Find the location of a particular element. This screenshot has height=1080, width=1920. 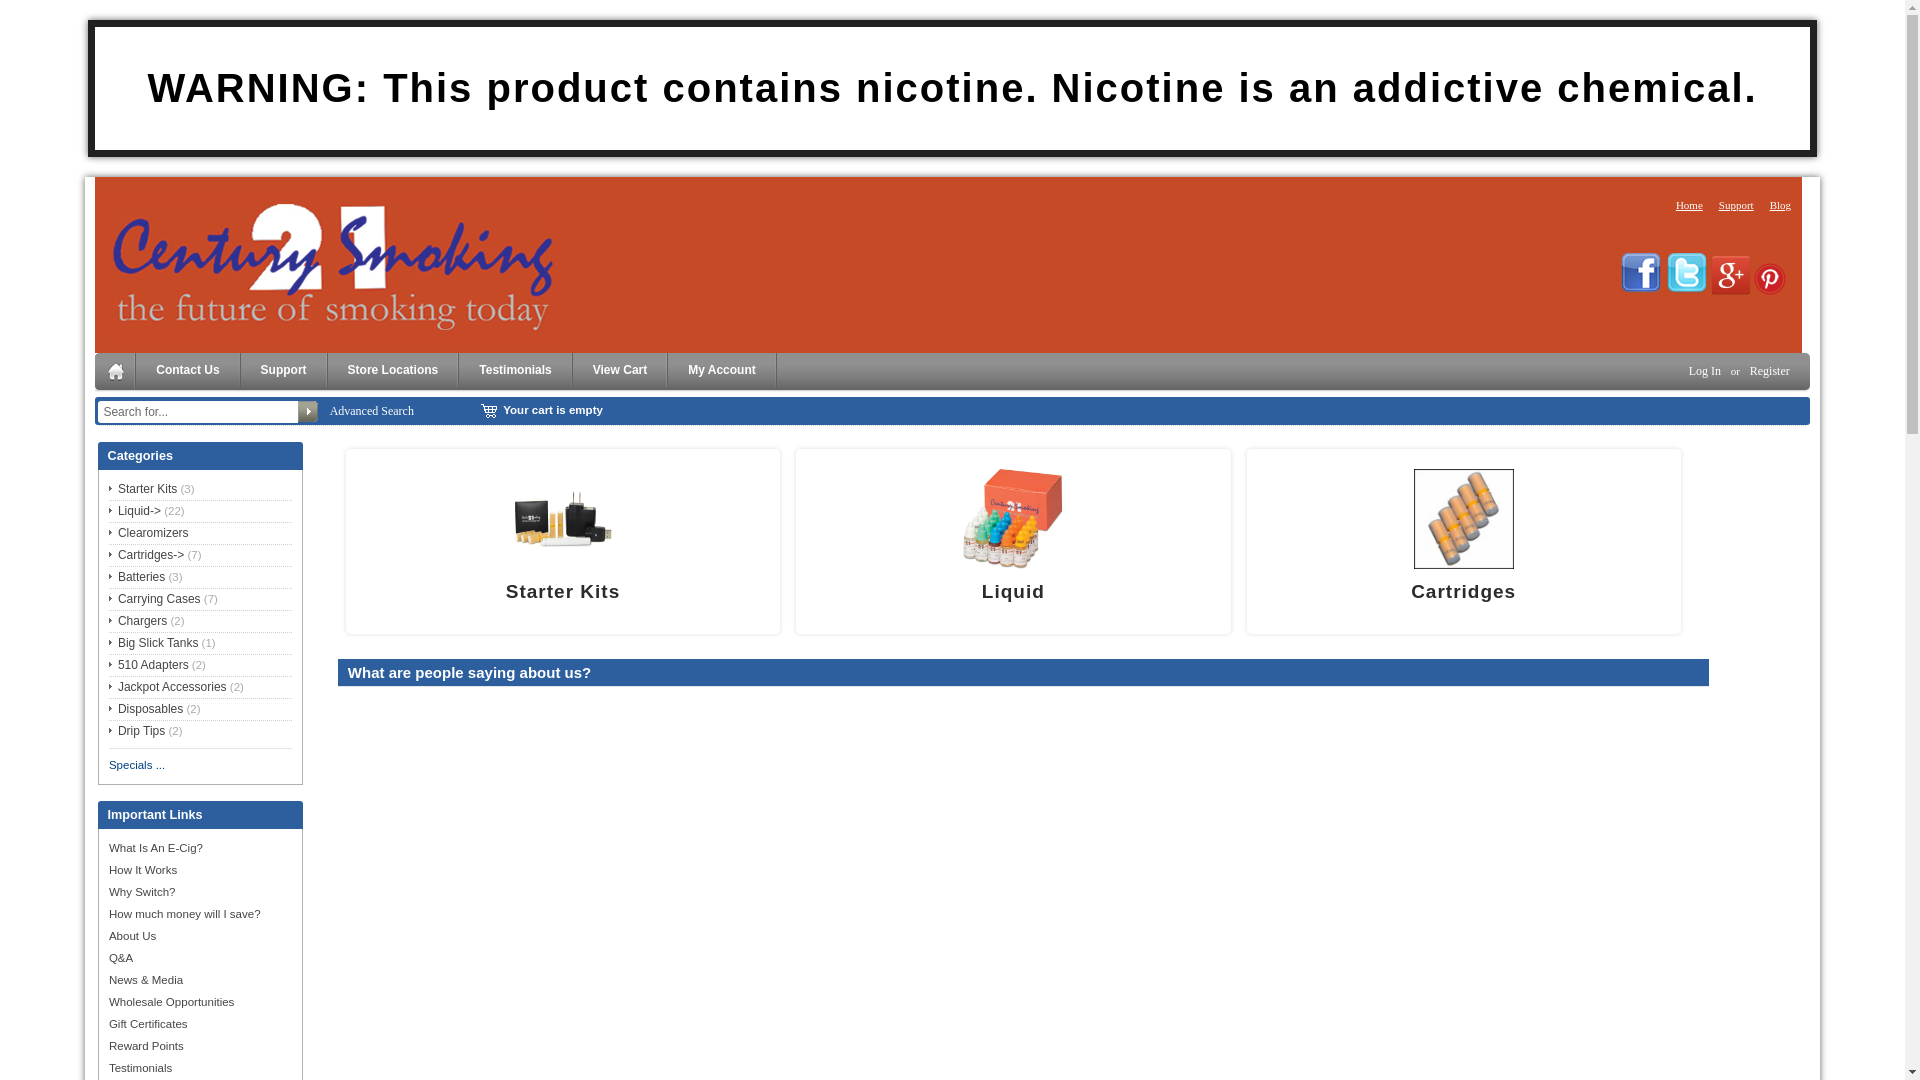

'Why Switch?' is located at coordinates (141, 890).